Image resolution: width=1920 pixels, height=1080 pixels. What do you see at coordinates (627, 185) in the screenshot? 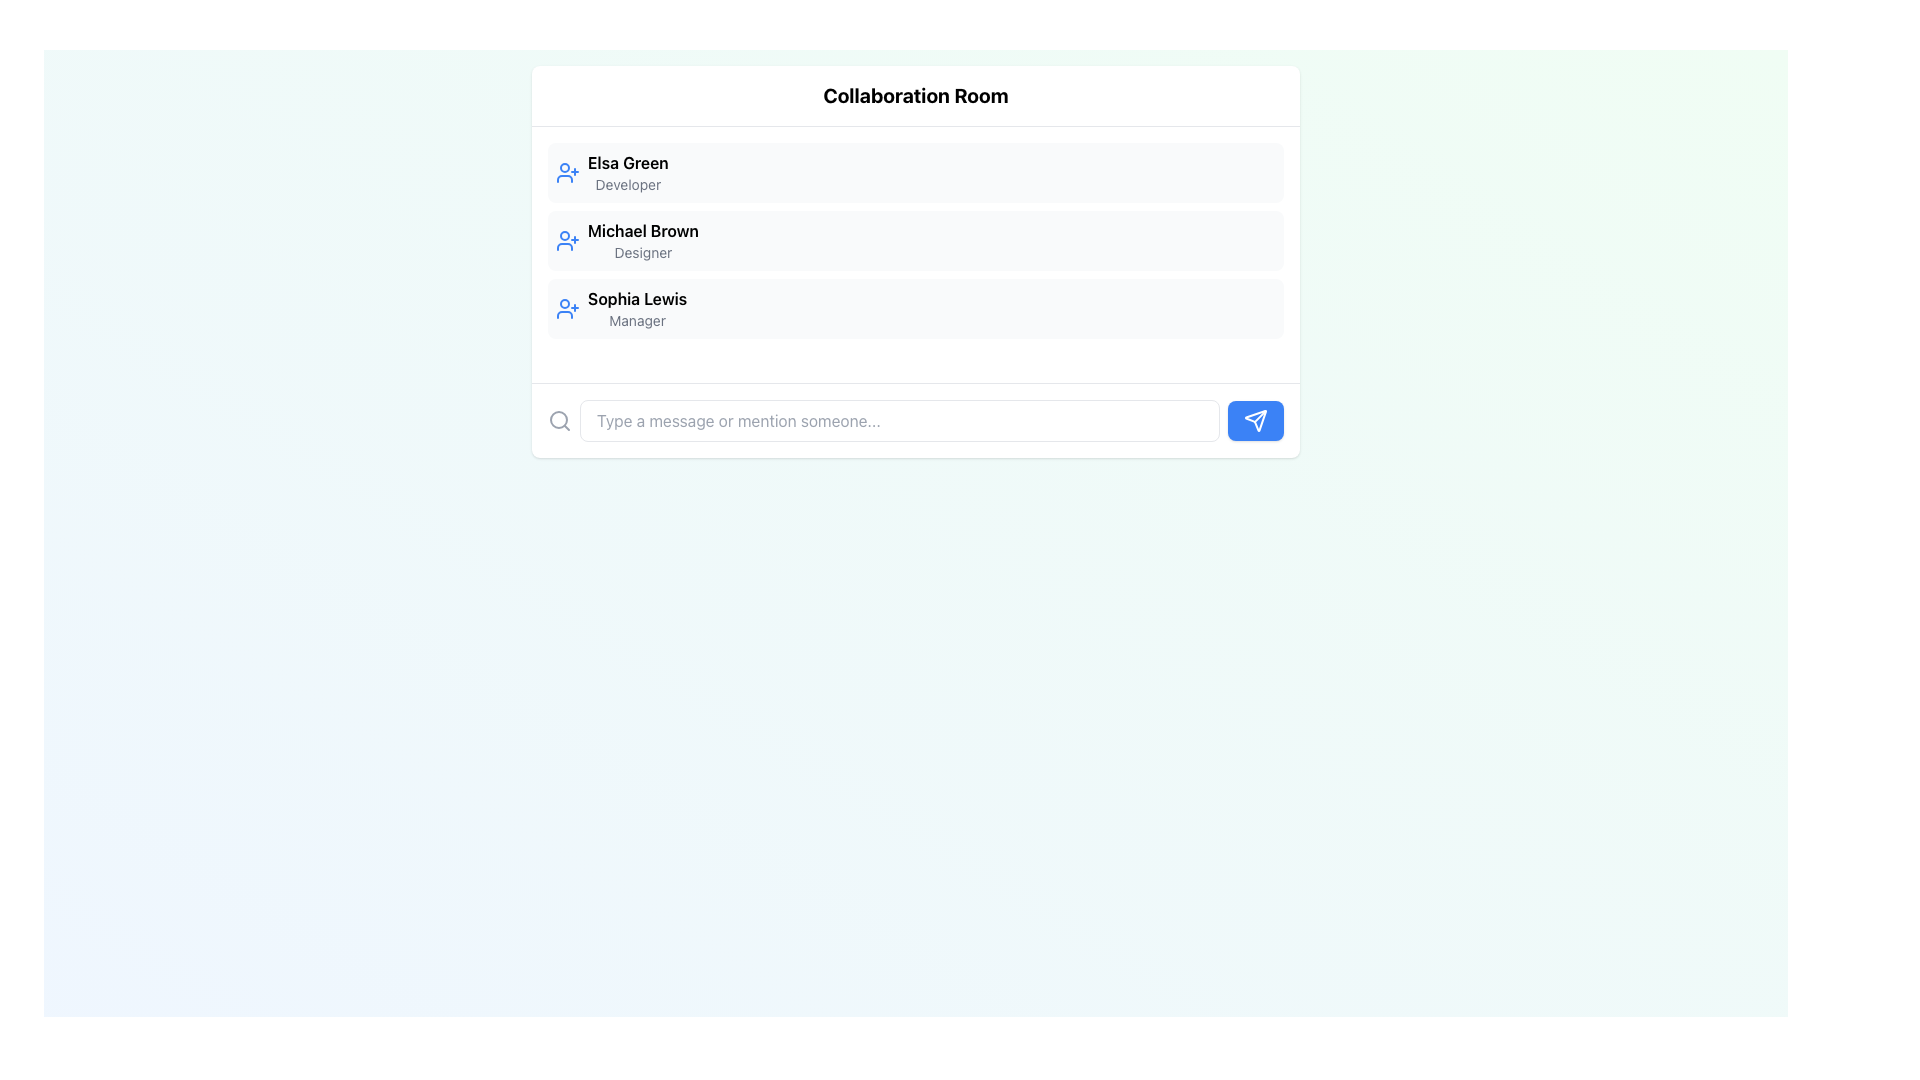
I see `the text label displaying 'Developer', which is positioned below 'Elsa Green' in the upper-left section of the interface` at bounding box center [627, 185].